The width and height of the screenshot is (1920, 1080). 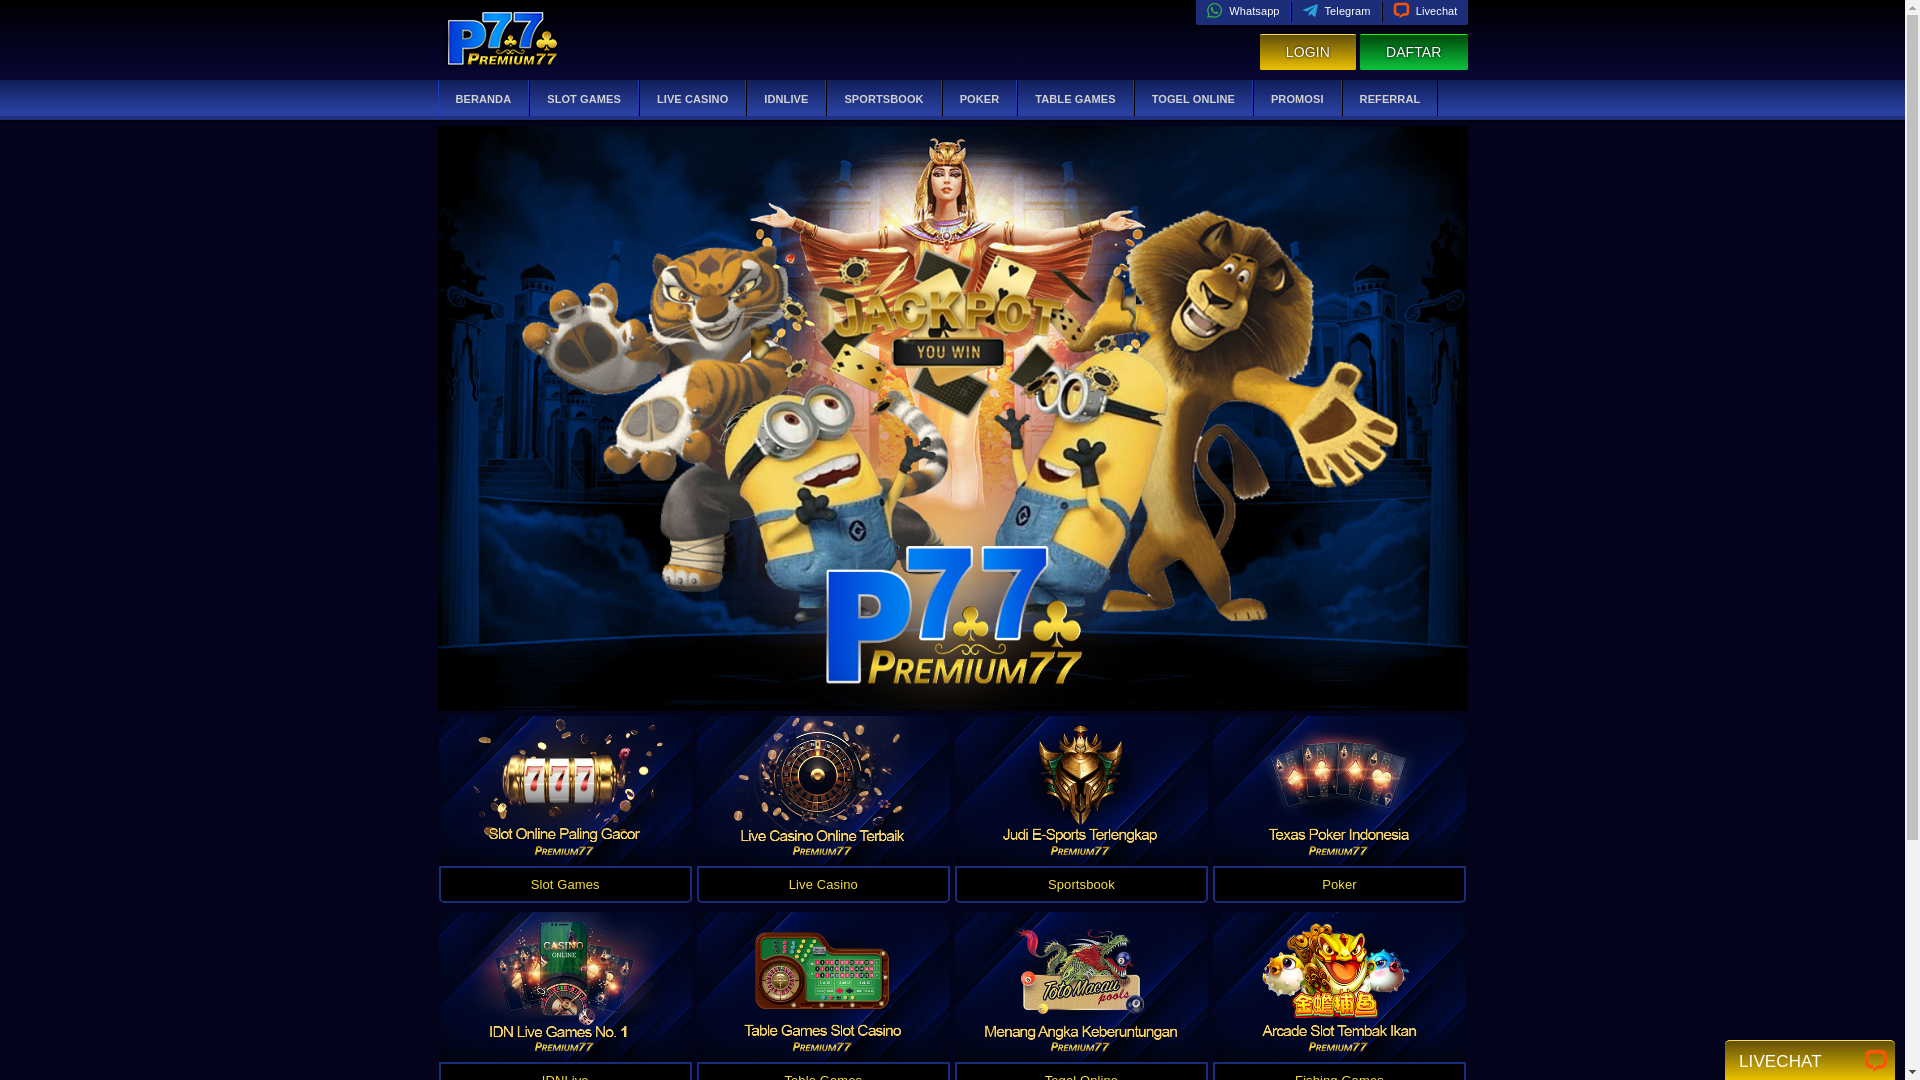 What do you see at coordinates (1193, 99) in the screenshot?
I see `'TOGEL ONLINE'` at bounding box center [1193, 99].